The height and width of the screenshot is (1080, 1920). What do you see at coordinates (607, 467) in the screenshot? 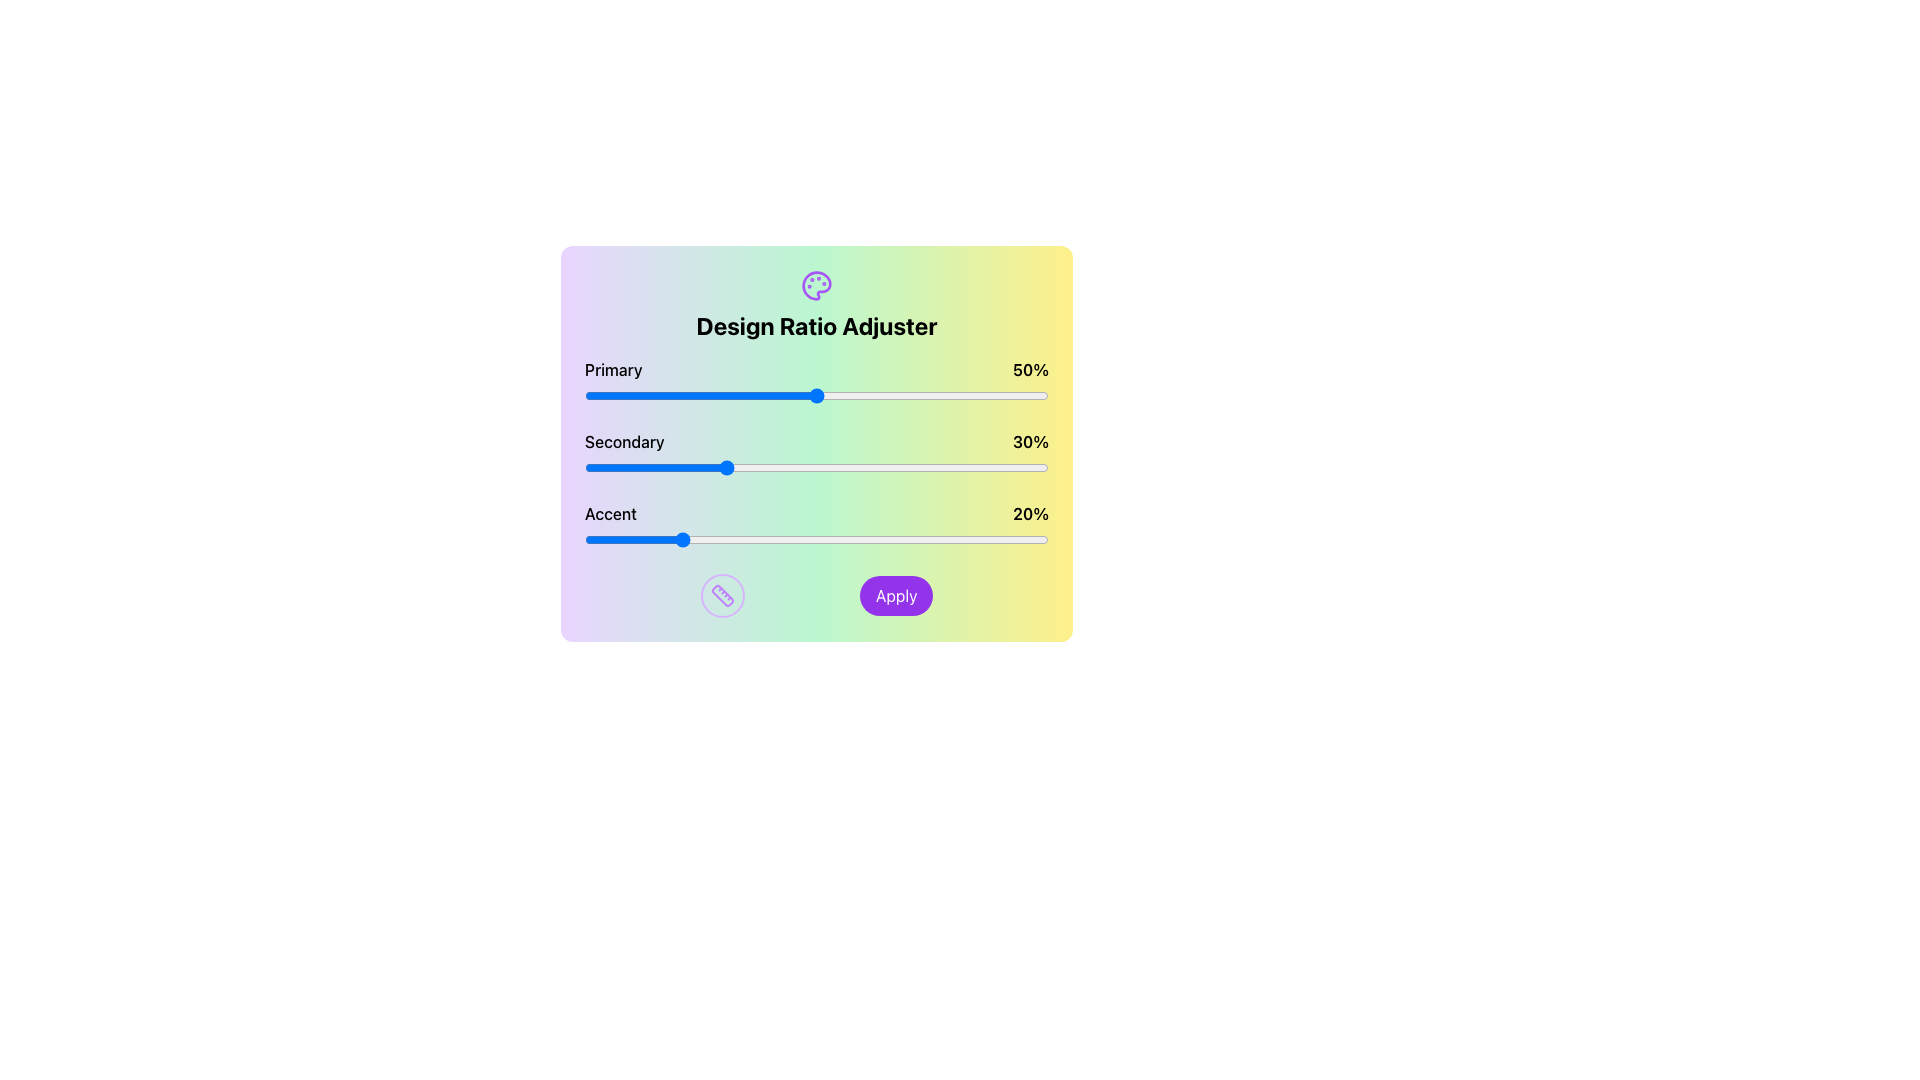
I see `the secondary slider value` at bounding box center [607, 467].